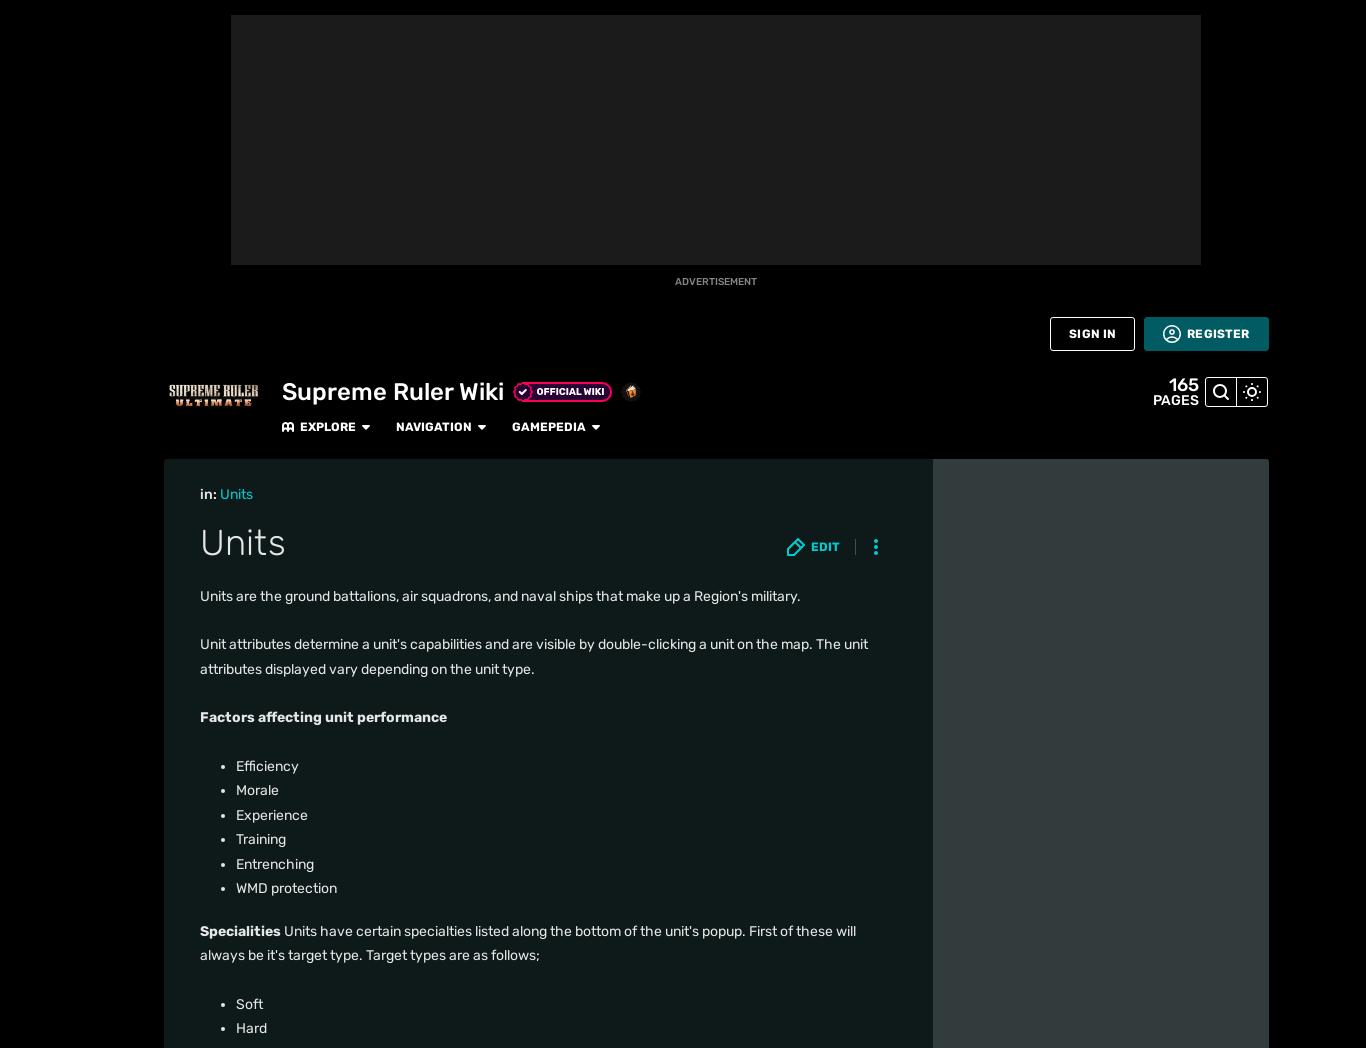  Describe the element at coordinates (256, 608) in the screenshot. I see `'Entrenchment'` at that location.